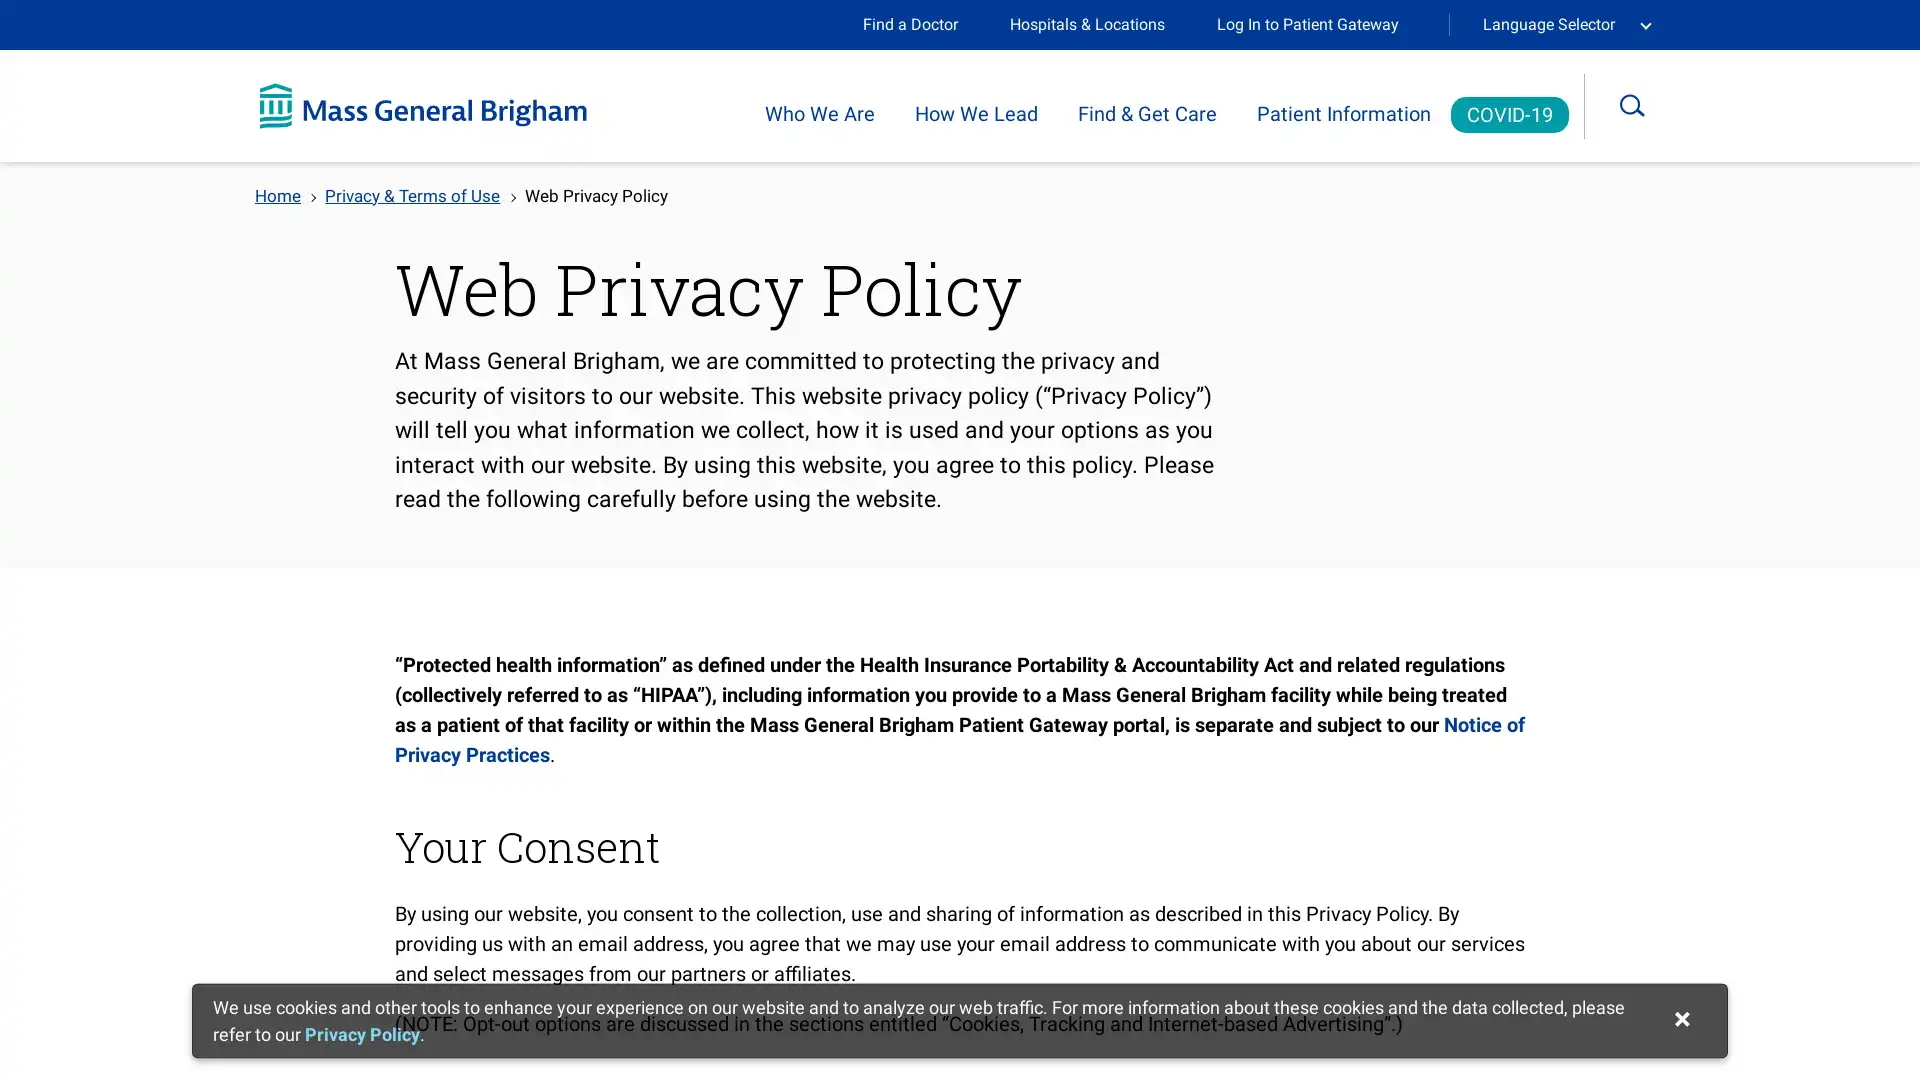  Describe the element at coordinates (1646, 105) in the screenshot. I see `Search` at that location.